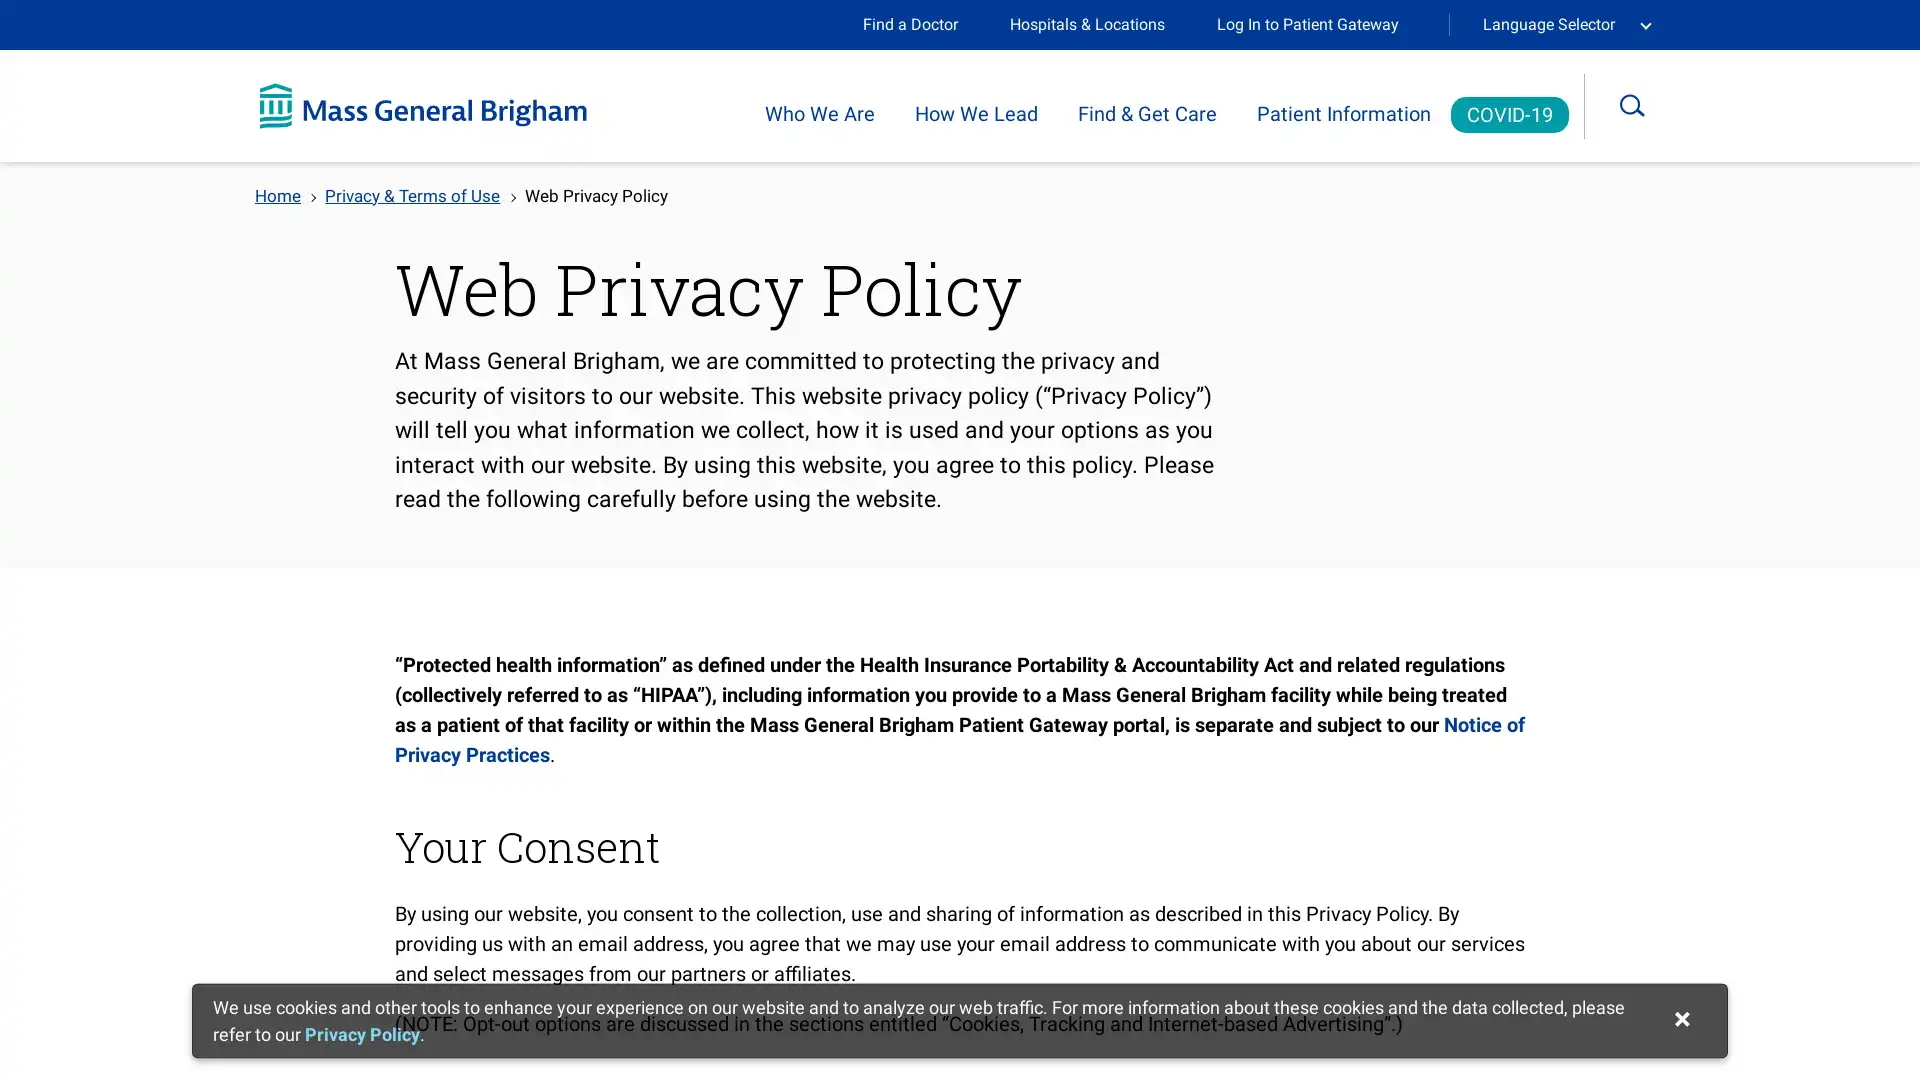  Describe the element at coordinates (1646, 105) in the screenshot. I see `Search` at that location.